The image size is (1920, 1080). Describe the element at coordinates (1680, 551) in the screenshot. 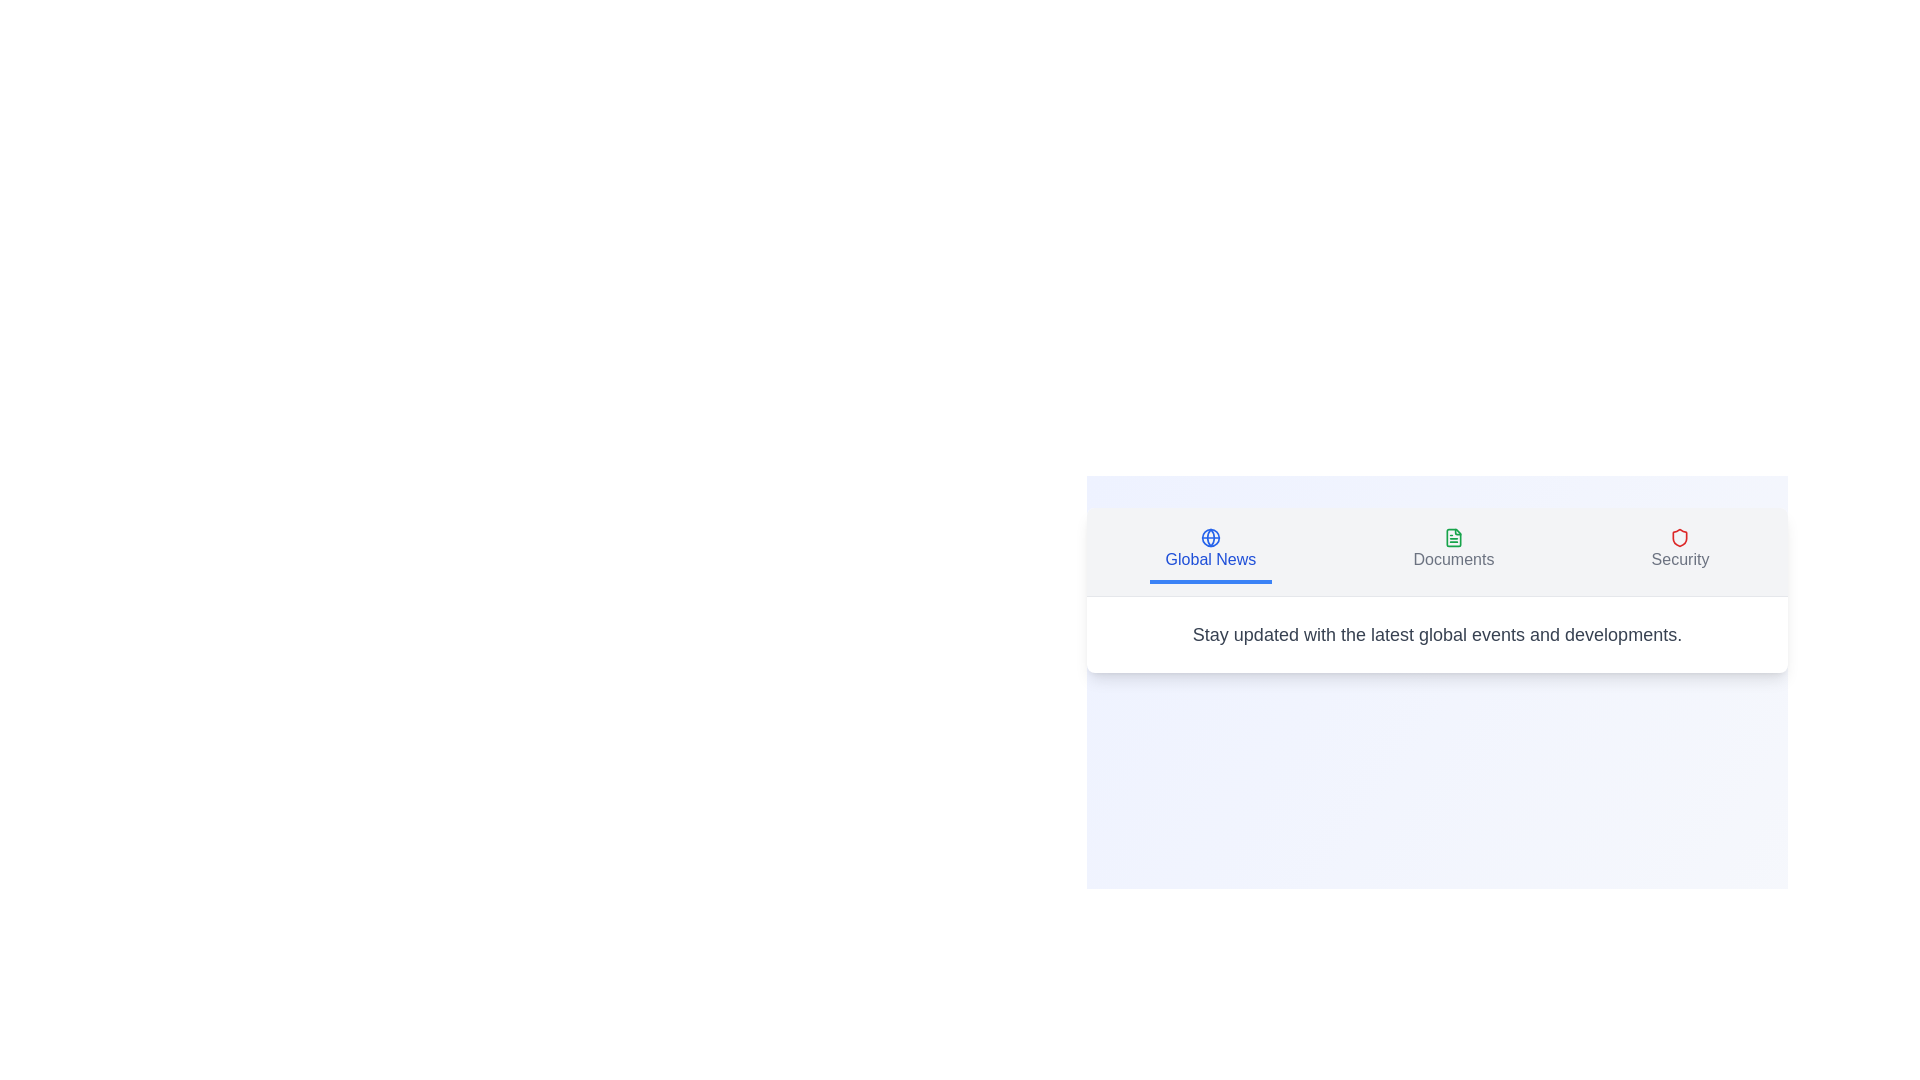

I see `the Security tab to view its content` at that location.